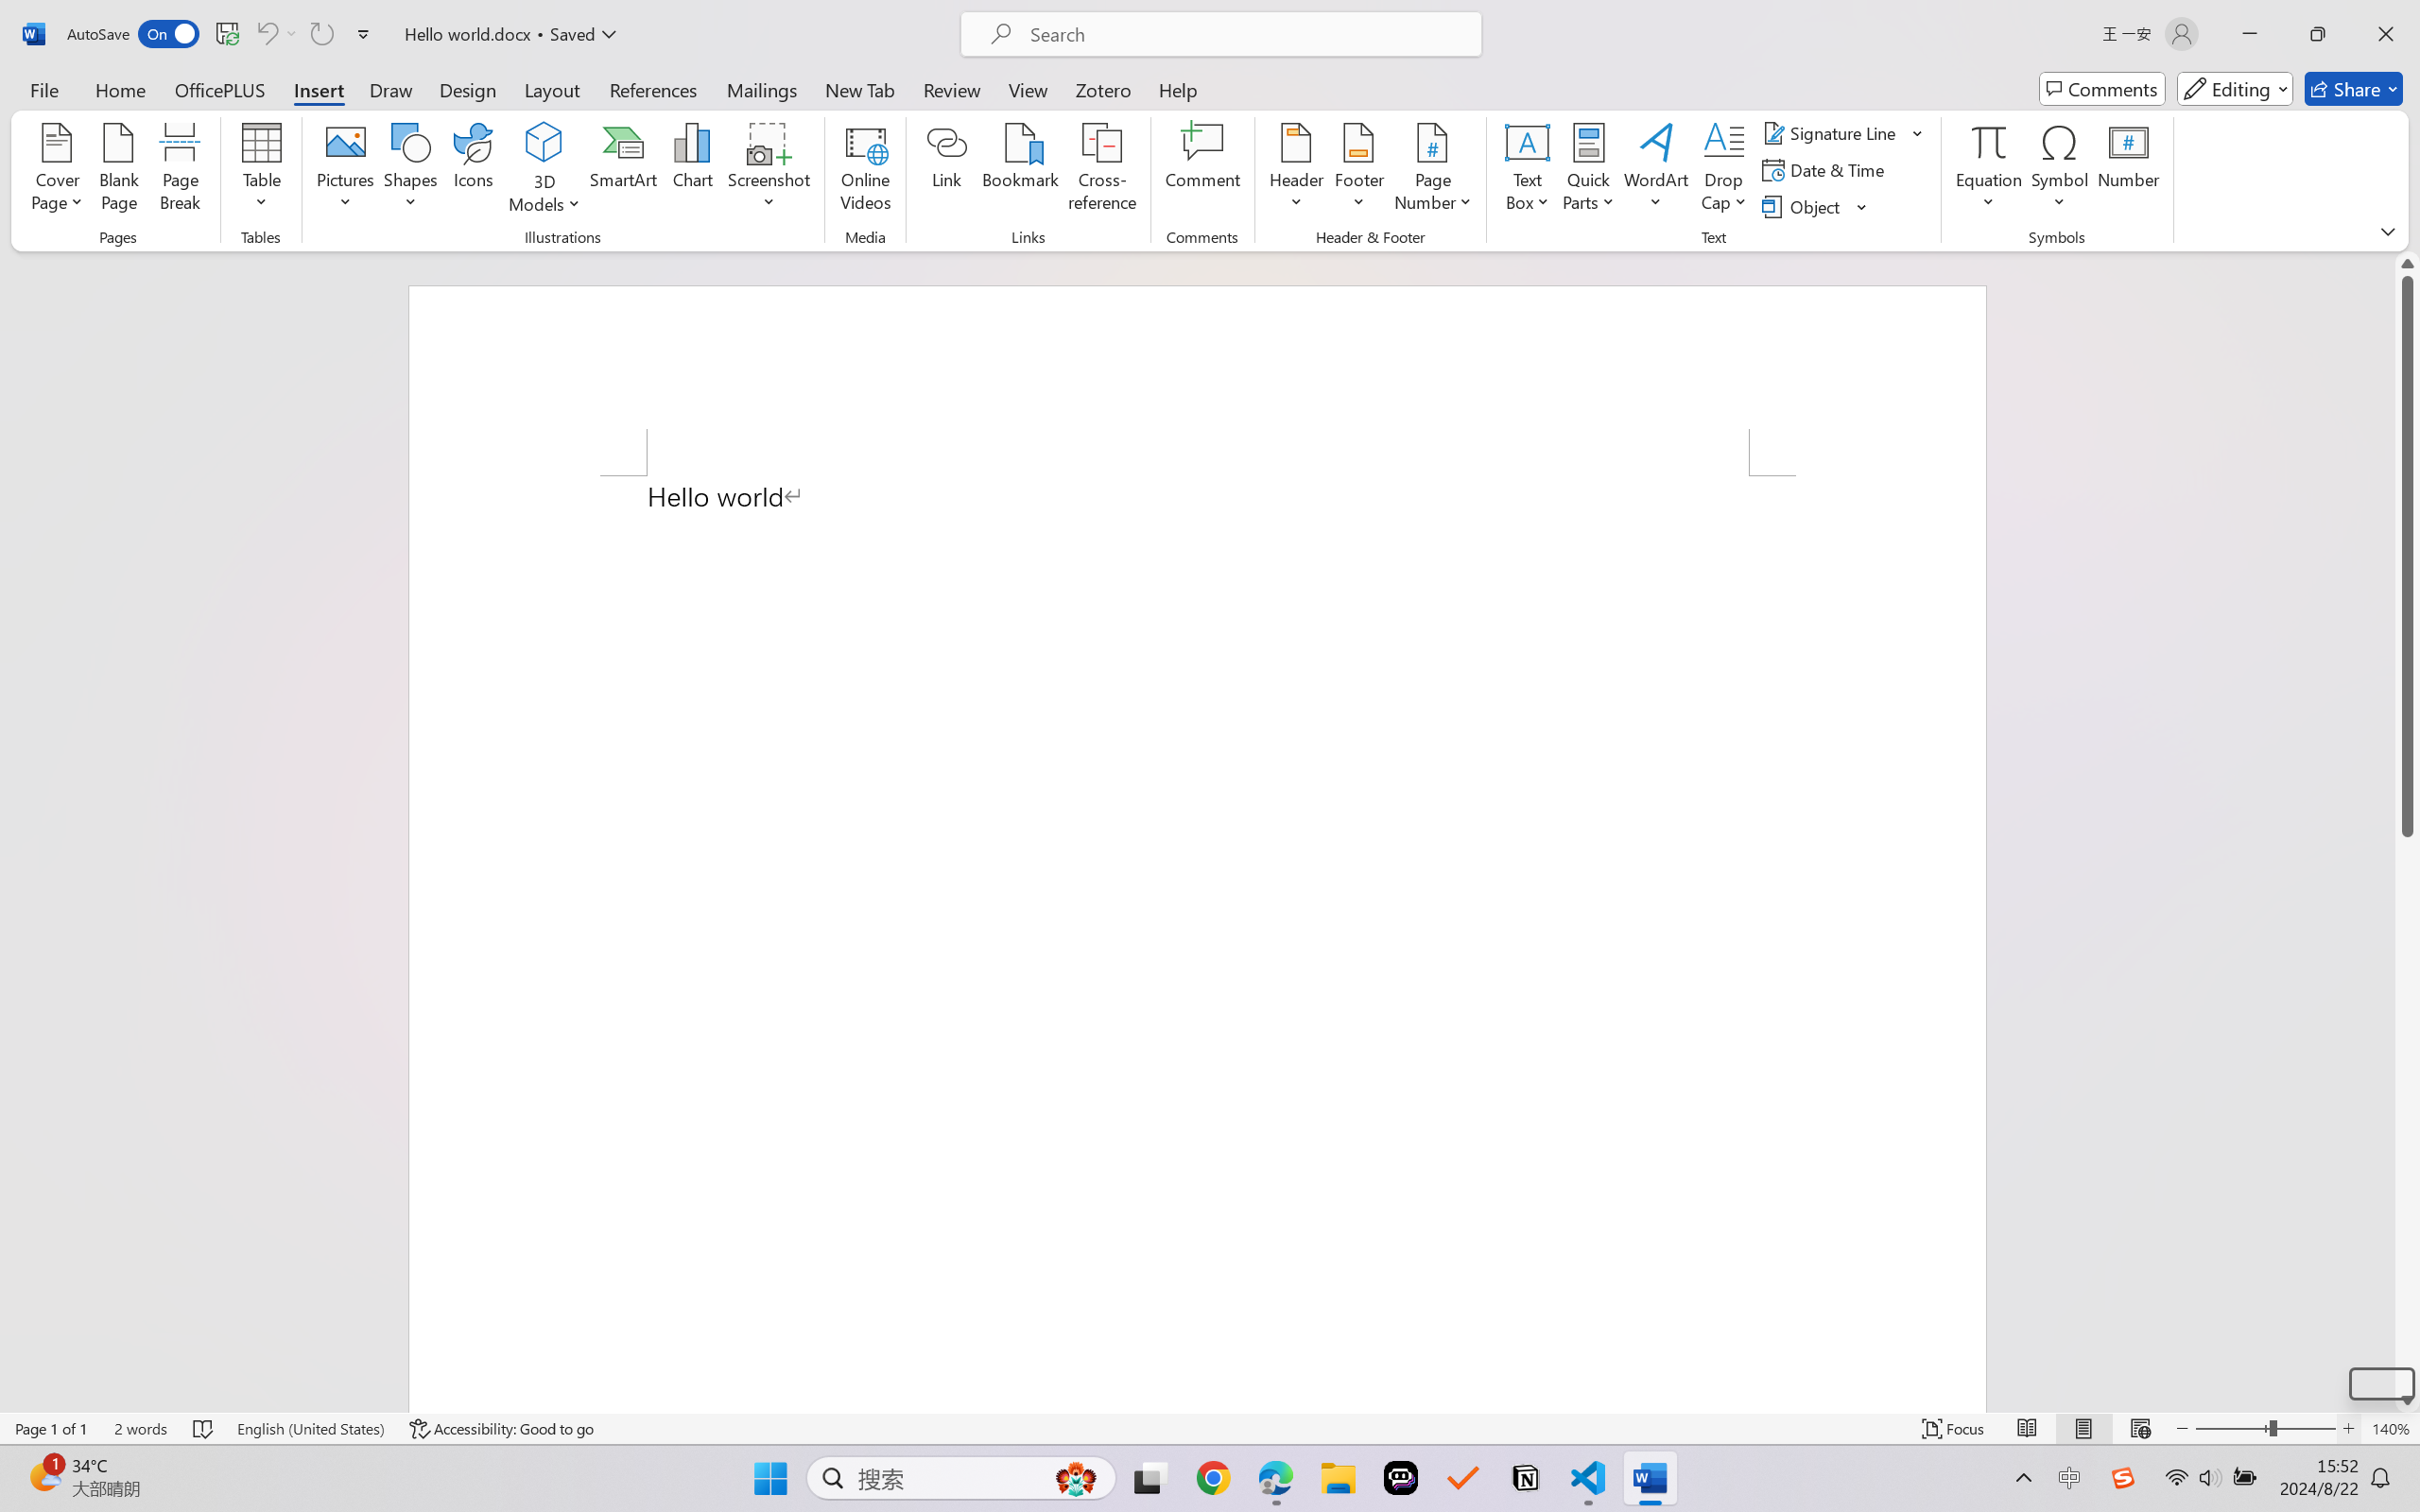 The height and width of the screenshot is (1512, 2420). What do you see at coordinates (1527, 170) in the screenshot?
I see `'Text Box'` at bounding box center [1527, 170].